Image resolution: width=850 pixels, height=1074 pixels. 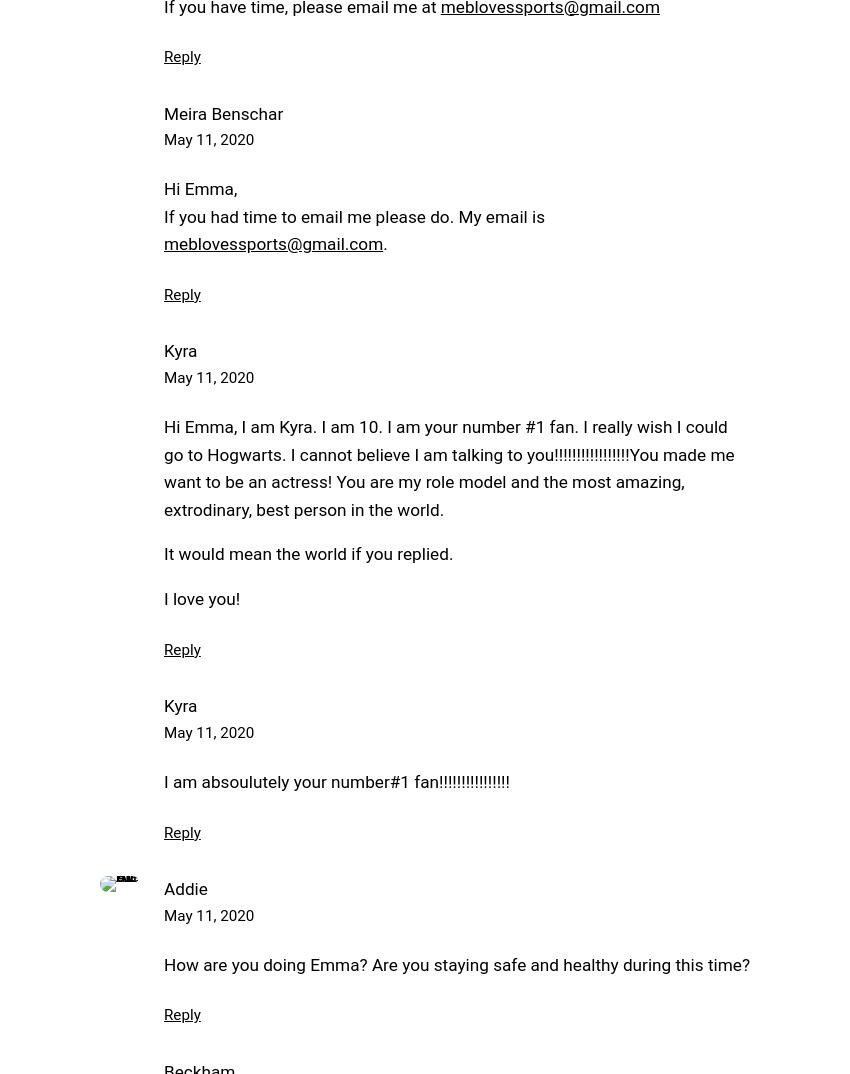 What do you see at coordinates (163, 111) in the screenshot?
I see `'Meira Benschar'` at bounding box center [163, 111].